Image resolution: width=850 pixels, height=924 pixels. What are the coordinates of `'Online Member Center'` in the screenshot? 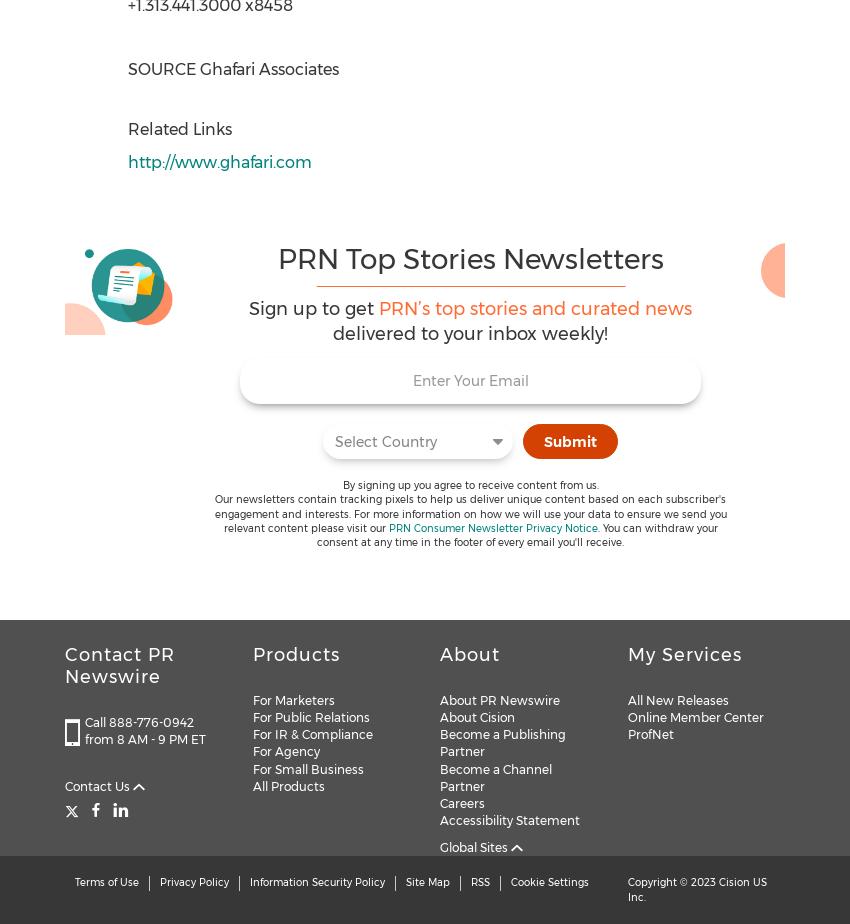 It's located at (693, 717).